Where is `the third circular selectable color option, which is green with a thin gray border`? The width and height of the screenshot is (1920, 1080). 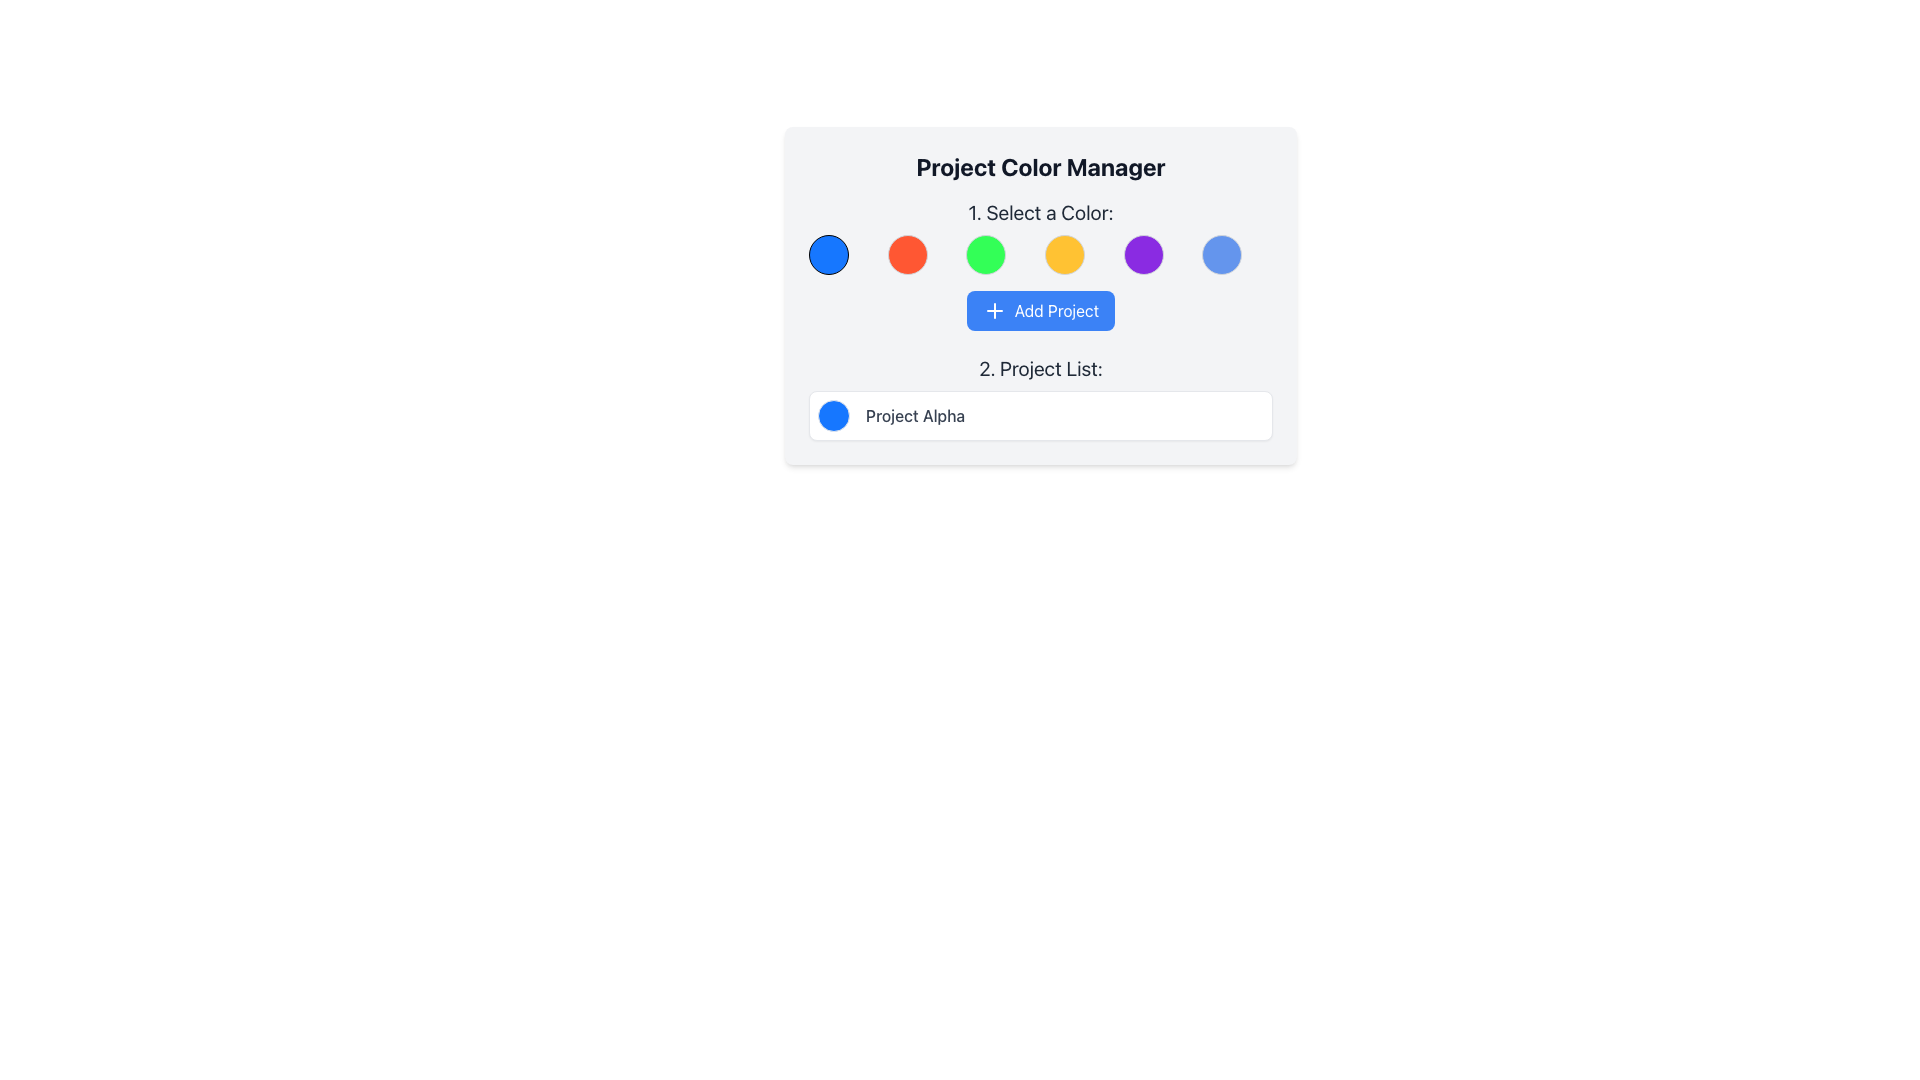
the third circular selectable color option, which is green with a thin gray border is located at coordinates (986, 253).